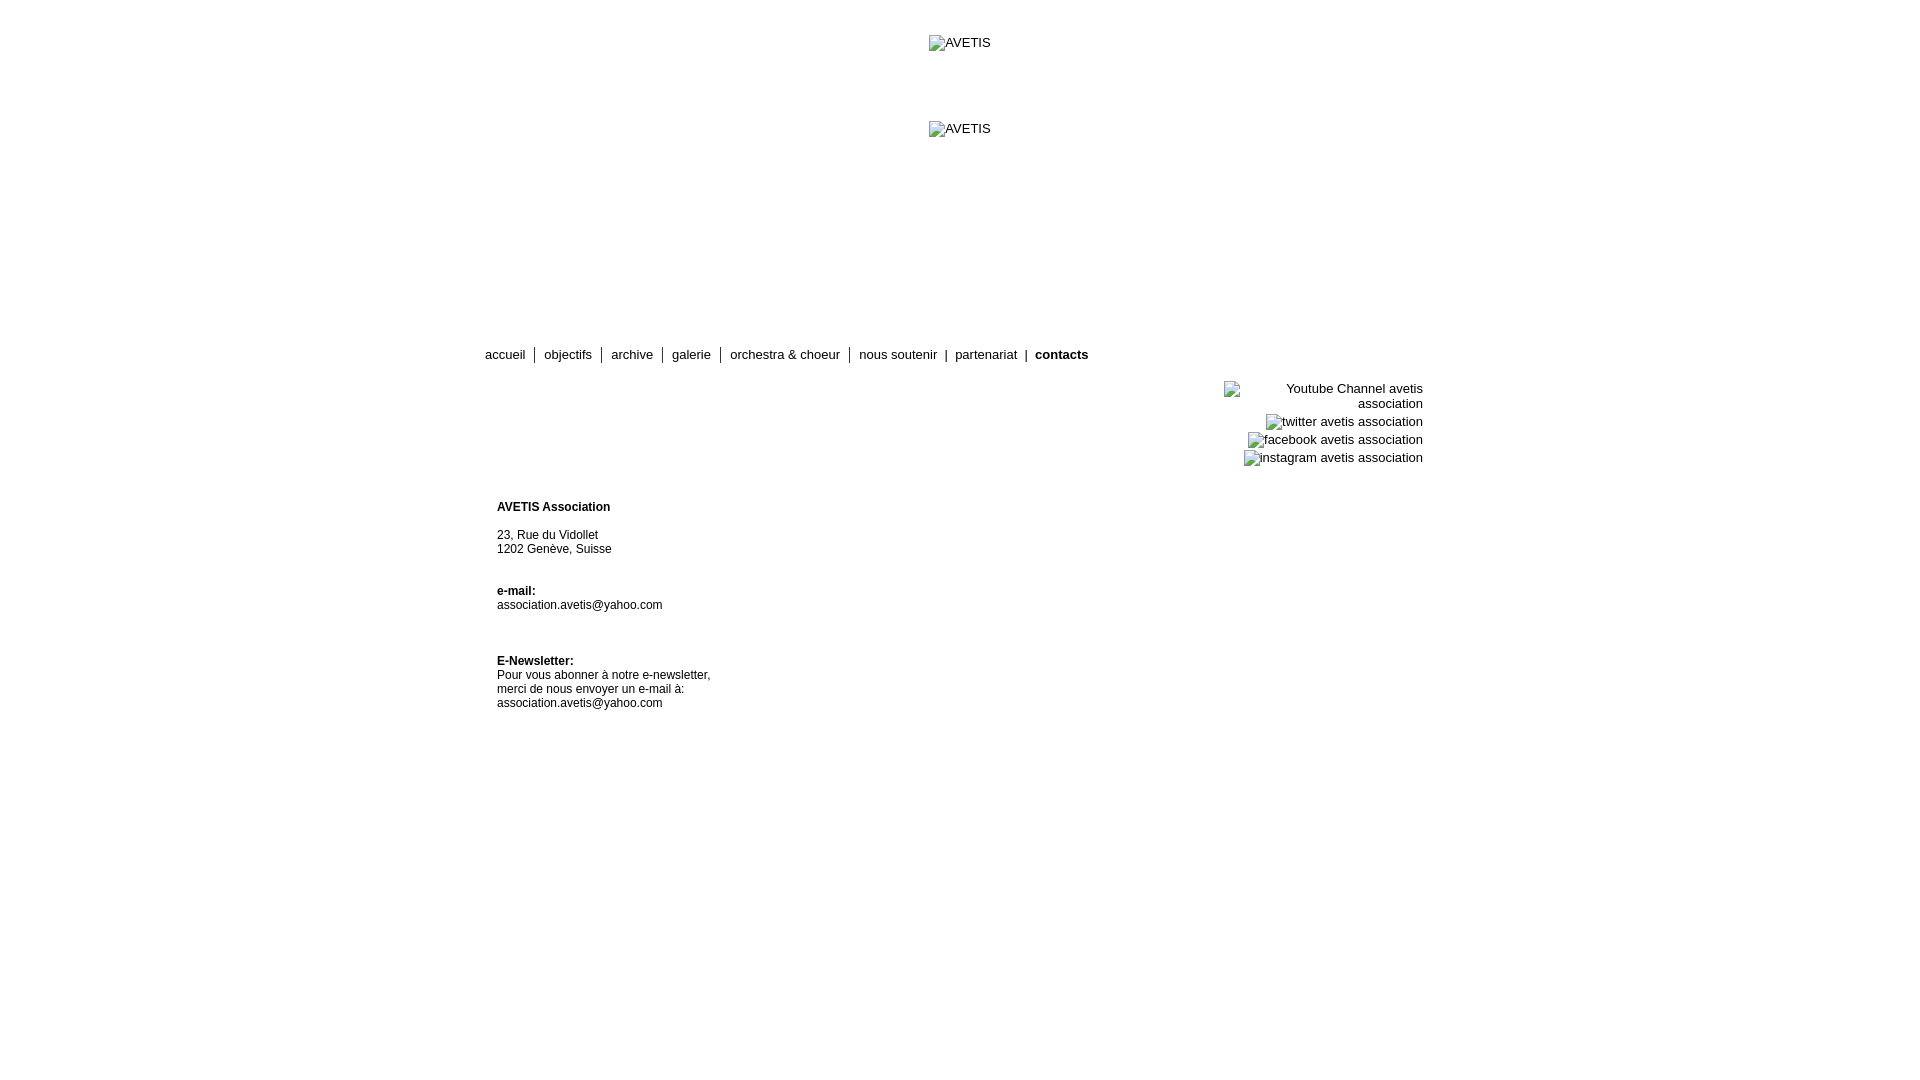 The width and height of the screenshot is (1920, 1080). What do you see at coordinates (1060, 353) in the screenshot?
I see `'contacts'` at bounding box center [1060, 353].